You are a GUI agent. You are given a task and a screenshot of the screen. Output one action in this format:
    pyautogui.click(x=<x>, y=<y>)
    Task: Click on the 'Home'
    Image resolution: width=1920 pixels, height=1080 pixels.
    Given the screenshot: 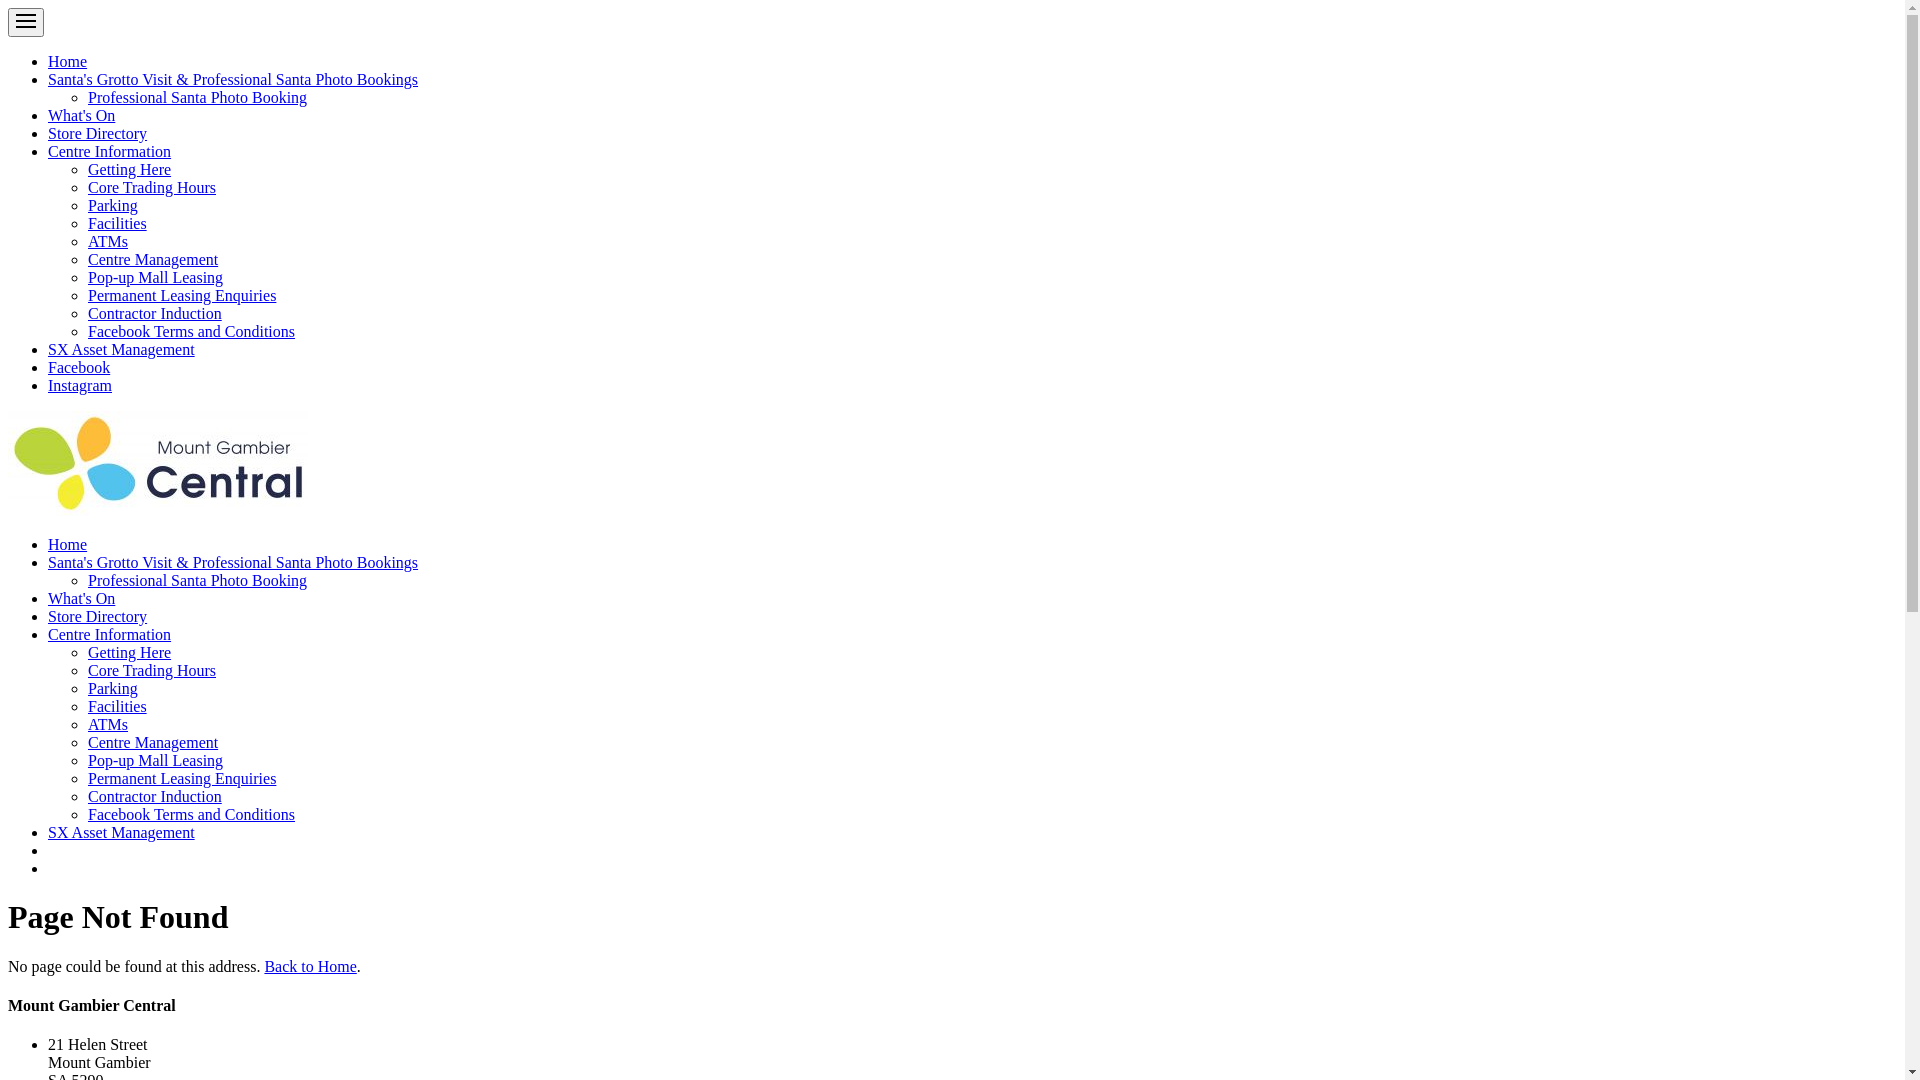 What is the action you would take?
    pyautogui.click(x=67, y=60)
    